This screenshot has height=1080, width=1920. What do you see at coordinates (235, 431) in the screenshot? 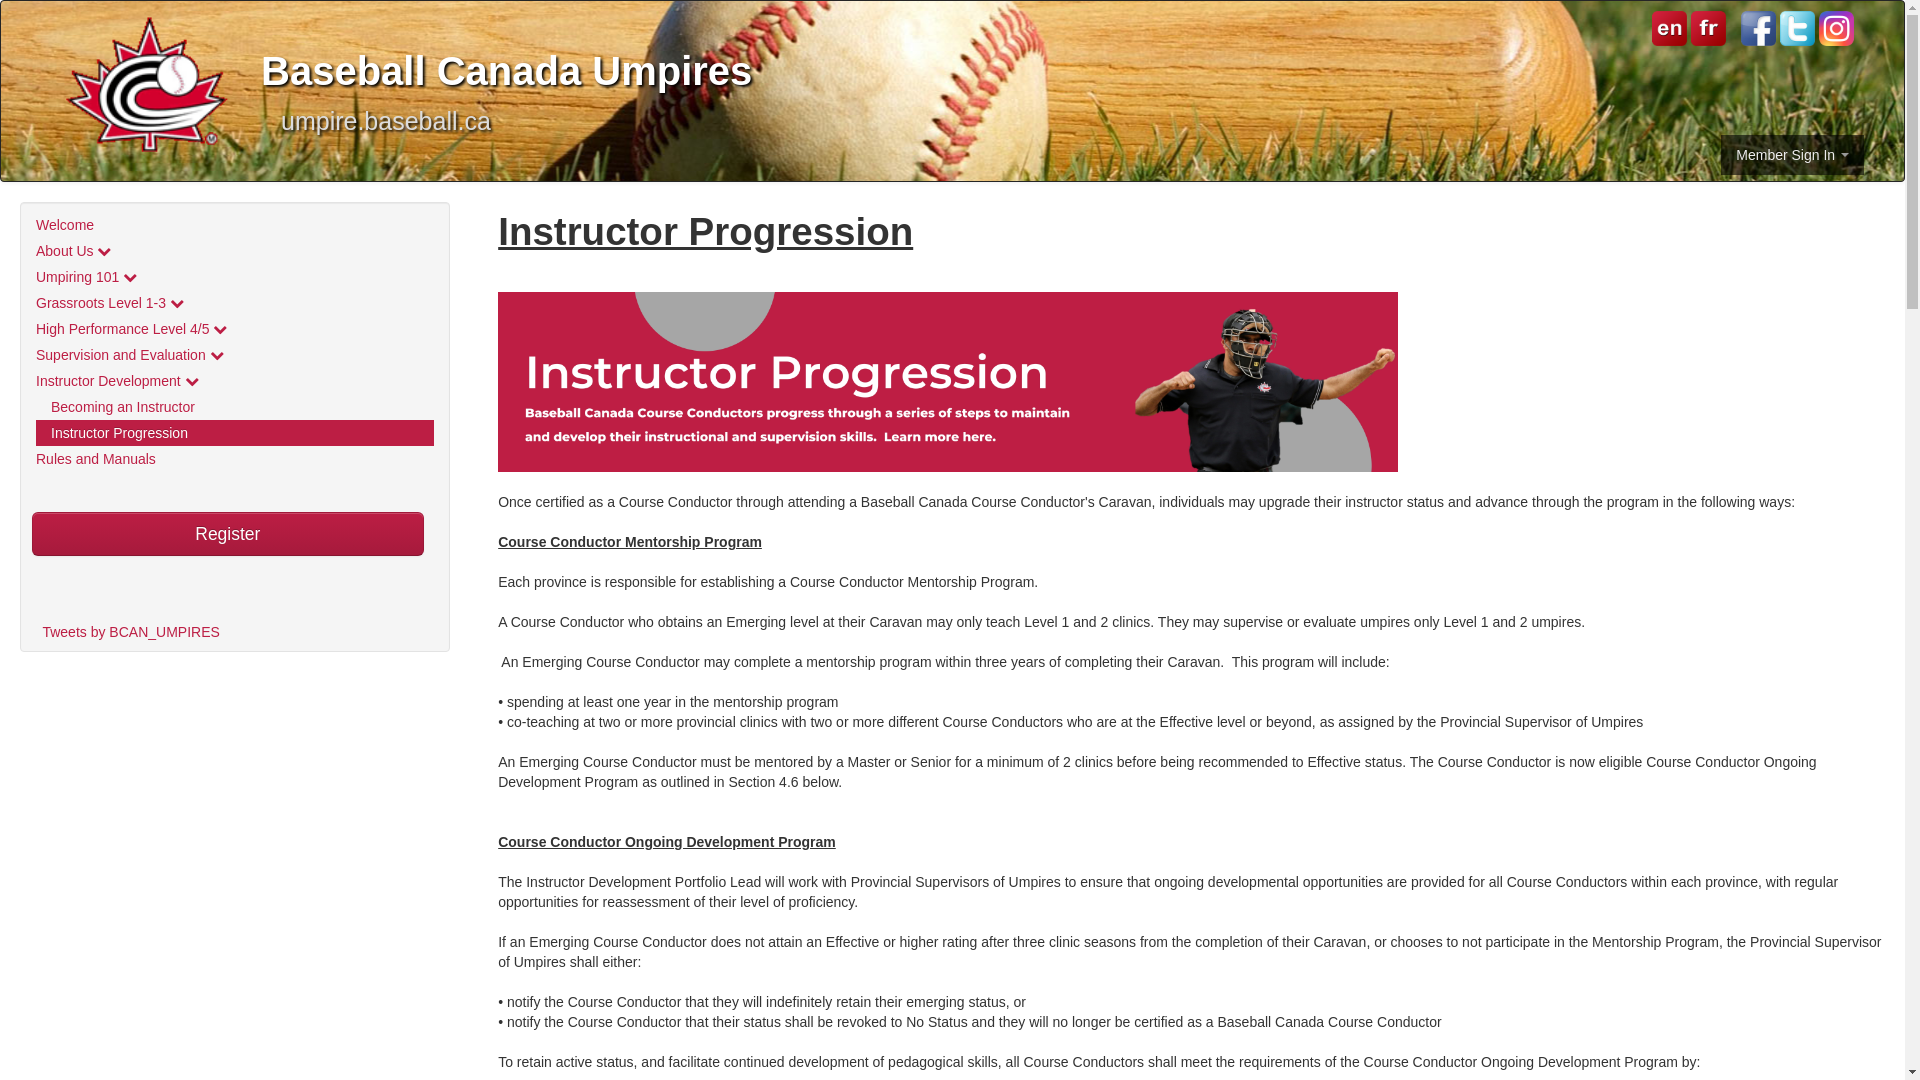
I see `'Instructor Progression'` at bounding box center [235, 431].